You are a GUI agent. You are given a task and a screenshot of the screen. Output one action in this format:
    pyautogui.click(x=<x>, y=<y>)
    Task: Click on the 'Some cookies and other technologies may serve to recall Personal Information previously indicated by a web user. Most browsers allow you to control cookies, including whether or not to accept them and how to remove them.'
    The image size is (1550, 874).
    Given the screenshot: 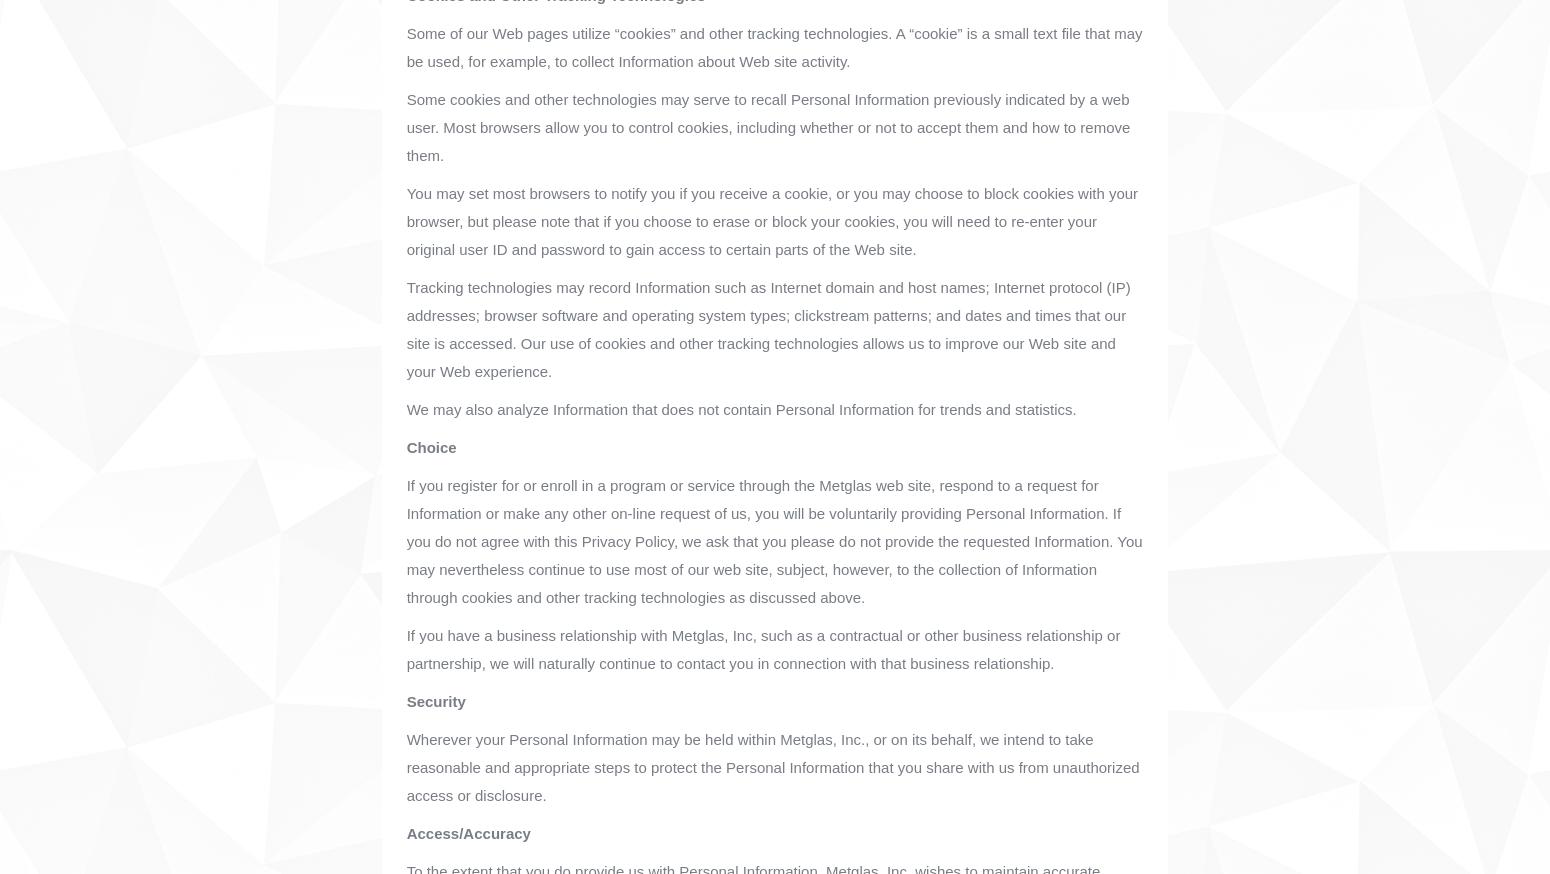 What is the action you would take?
    pyautogui.click(x=768, y=127)
    